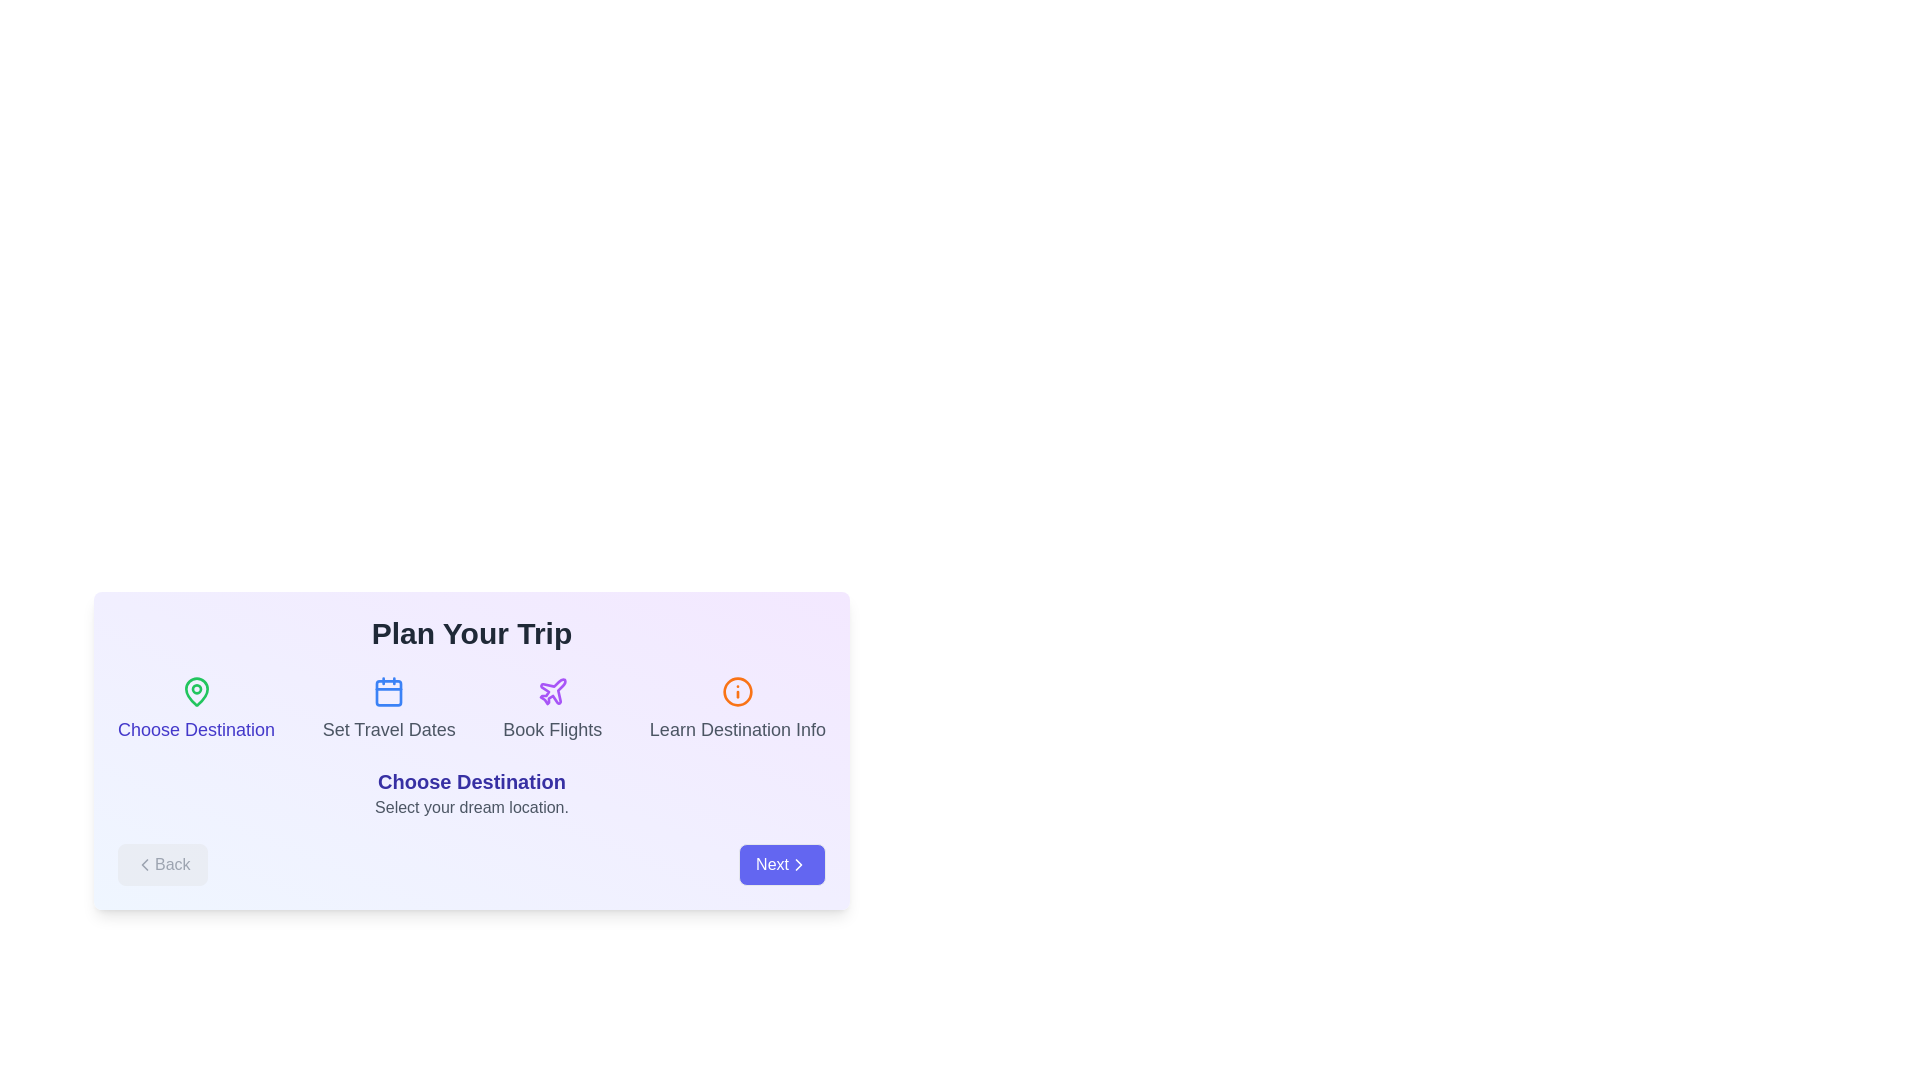  I want to click on the purple airplane icon that symbolizes 'Book Flights', positioned third in the navigation row above its label, so click(552, 690).